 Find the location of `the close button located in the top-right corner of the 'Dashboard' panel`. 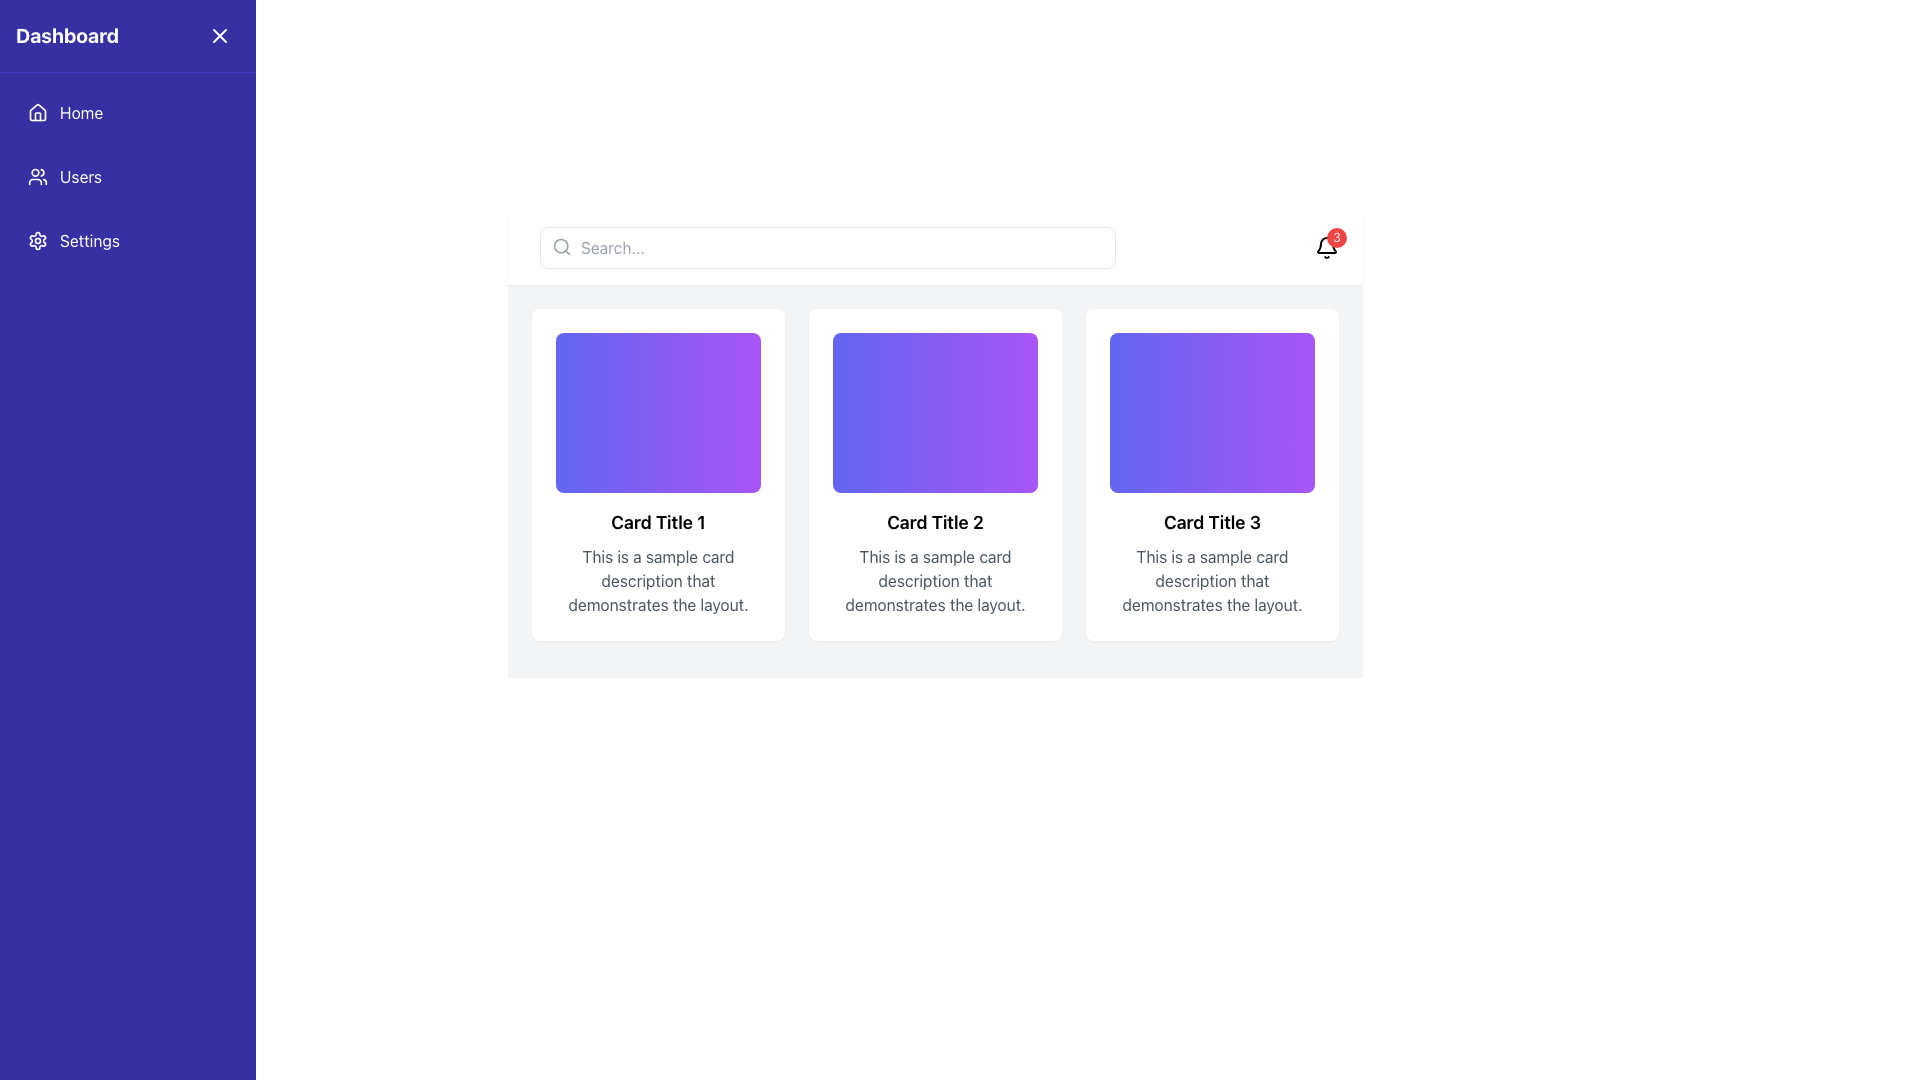

the close button located in the top-right corner of the 'Dashboard' panel is located at coordinates (220, 35).